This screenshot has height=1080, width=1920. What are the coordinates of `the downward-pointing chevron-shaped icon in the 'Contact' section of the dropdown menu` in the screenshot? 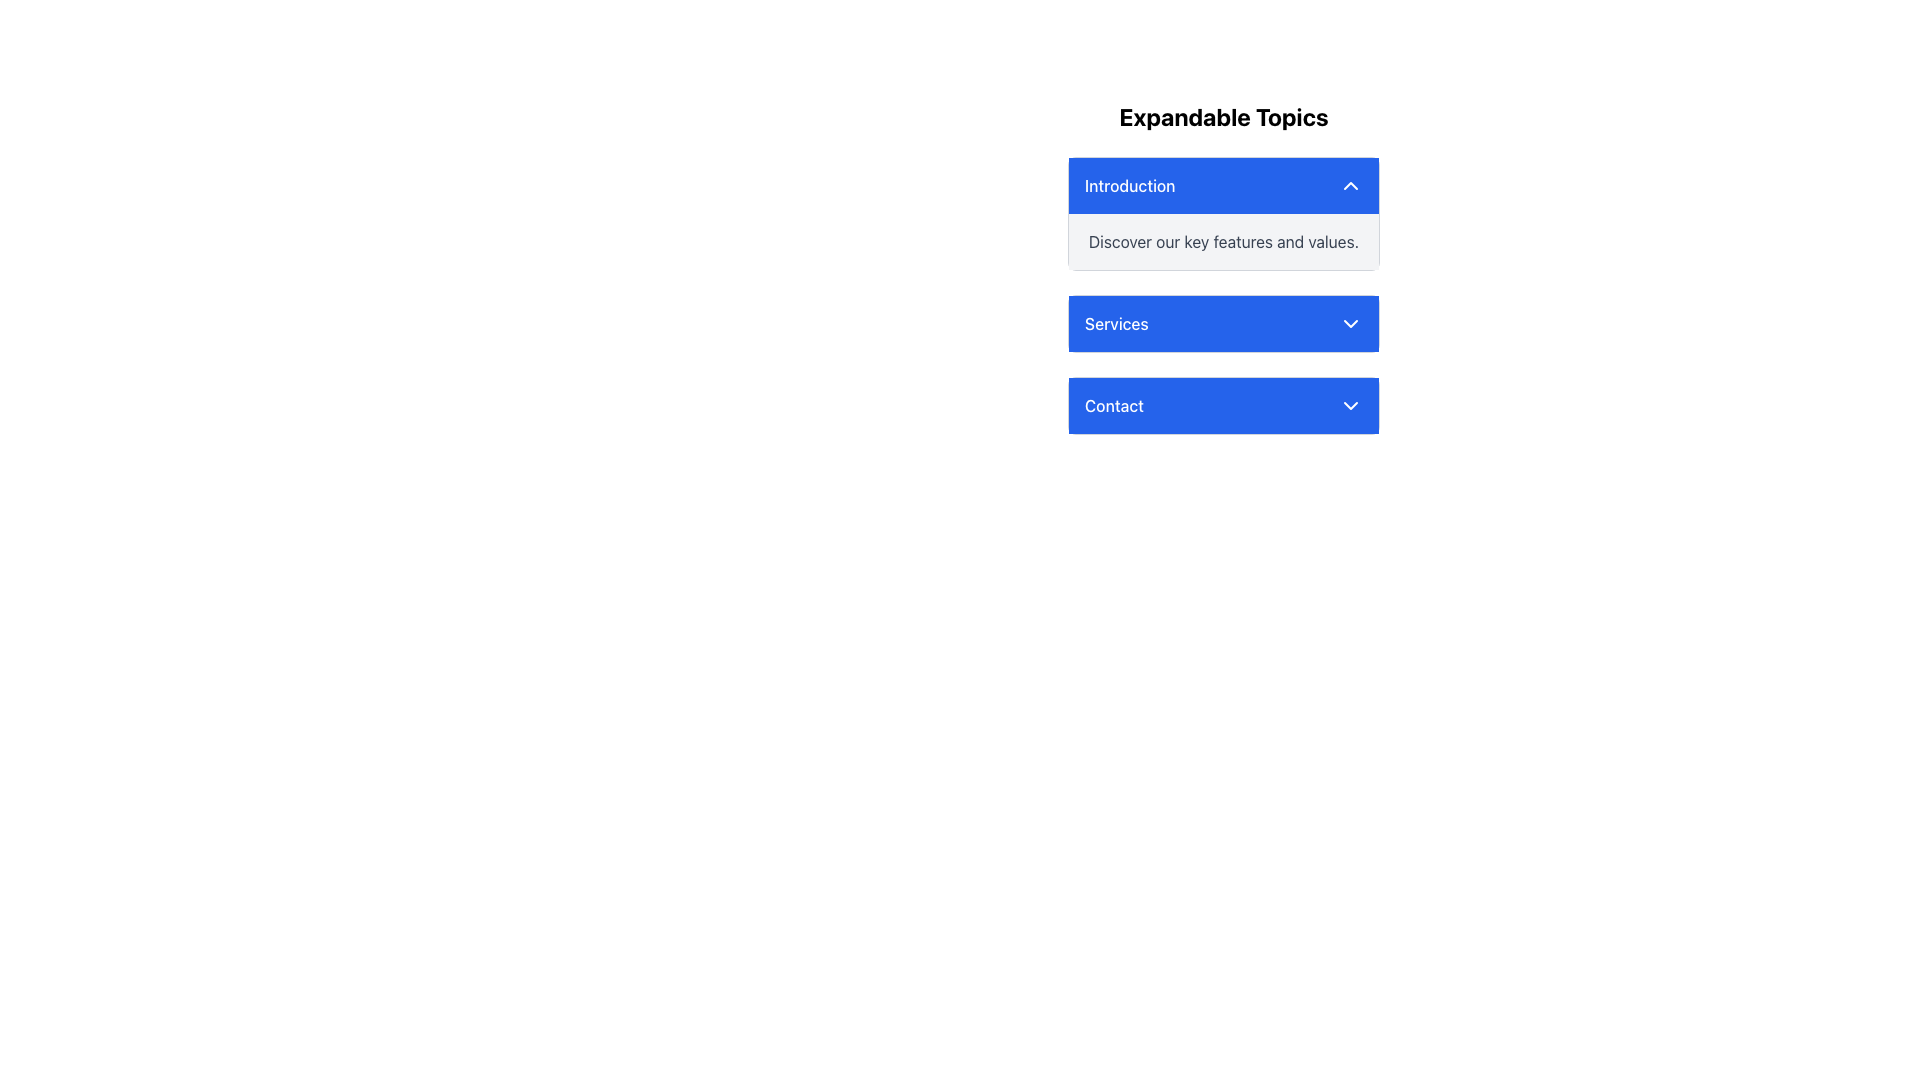 It's located at (1350, 405).